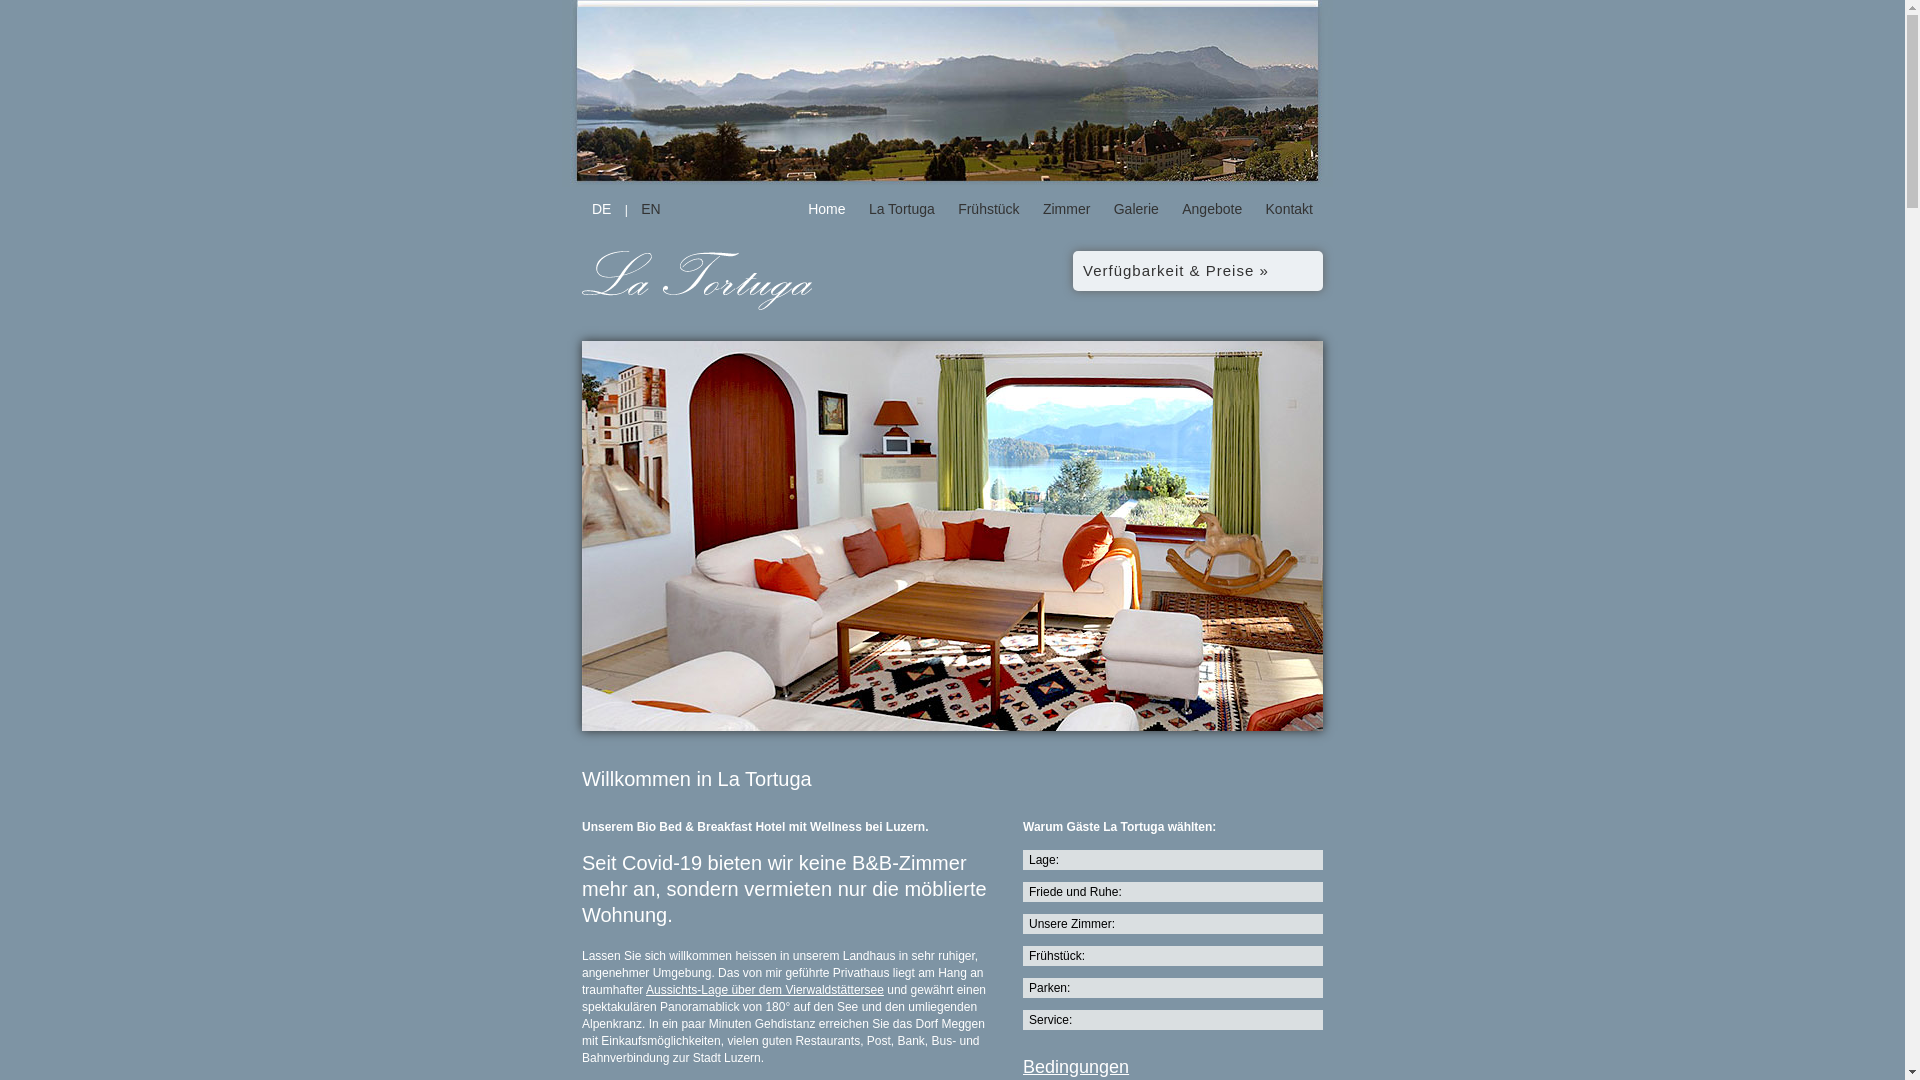 The width and height of the screenshot is (1920, 1080). What do you see at coordinates (650, 208) in the screenshot?
I see `'EN'` at bounding box center [650, 208].